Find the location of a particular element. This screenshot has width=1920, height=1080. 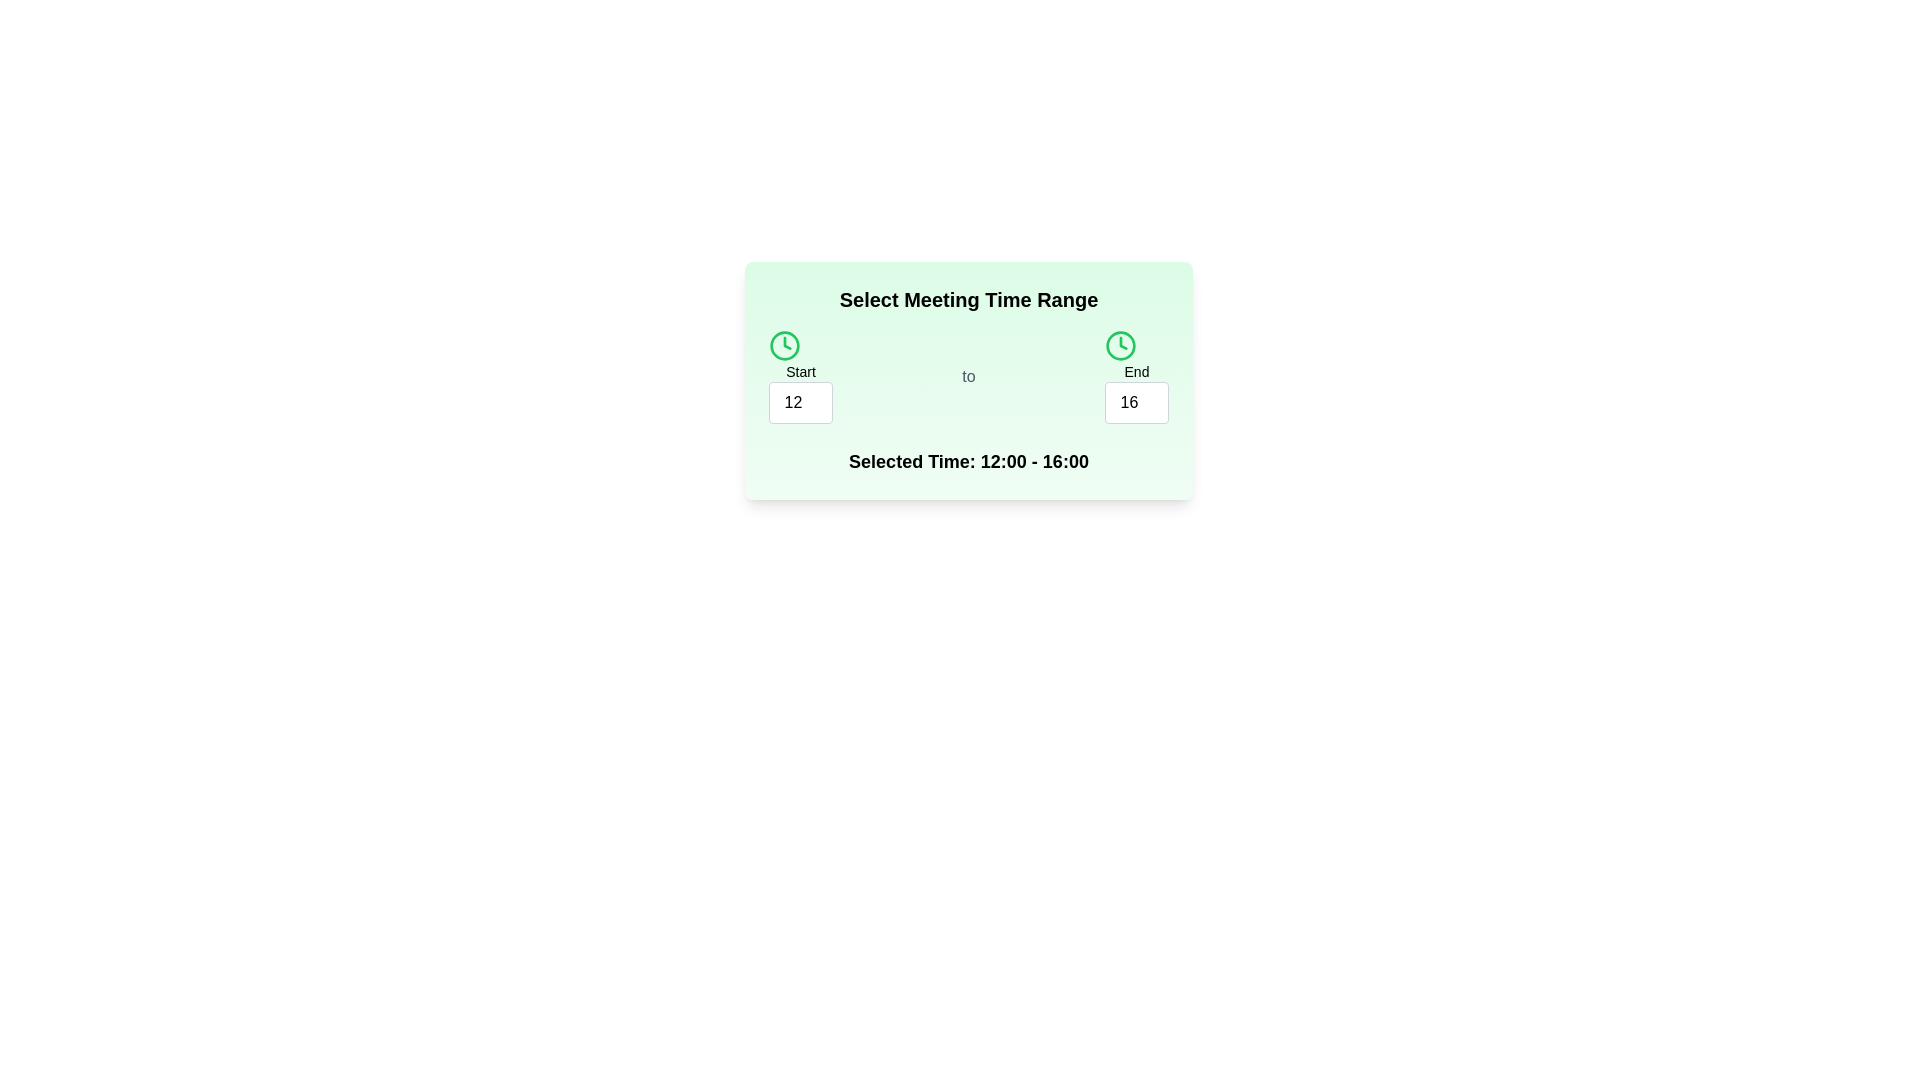

the start input field for keyboard-based adjustments is located at coordinates (801, 402).